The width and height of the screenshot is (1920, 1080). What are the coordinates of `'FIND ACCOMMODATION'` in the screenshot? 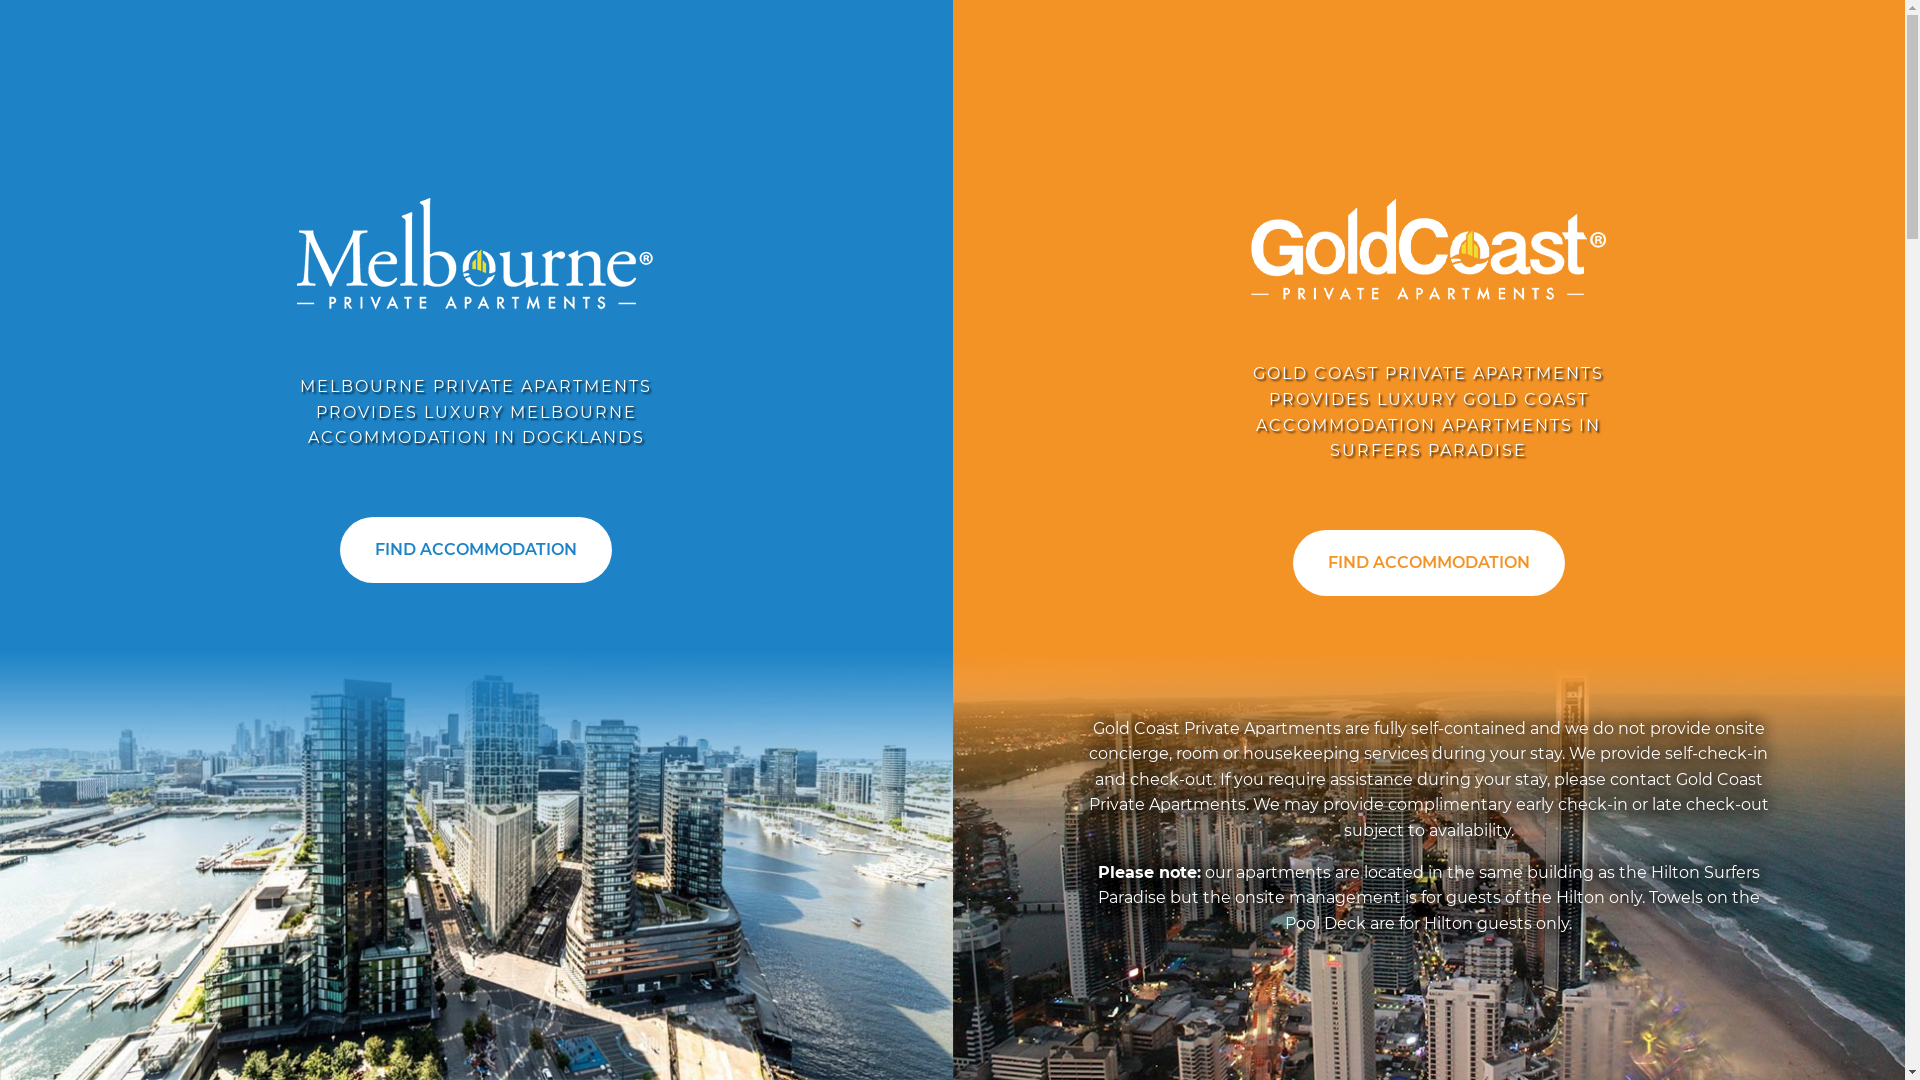 It's located at (340, 550).